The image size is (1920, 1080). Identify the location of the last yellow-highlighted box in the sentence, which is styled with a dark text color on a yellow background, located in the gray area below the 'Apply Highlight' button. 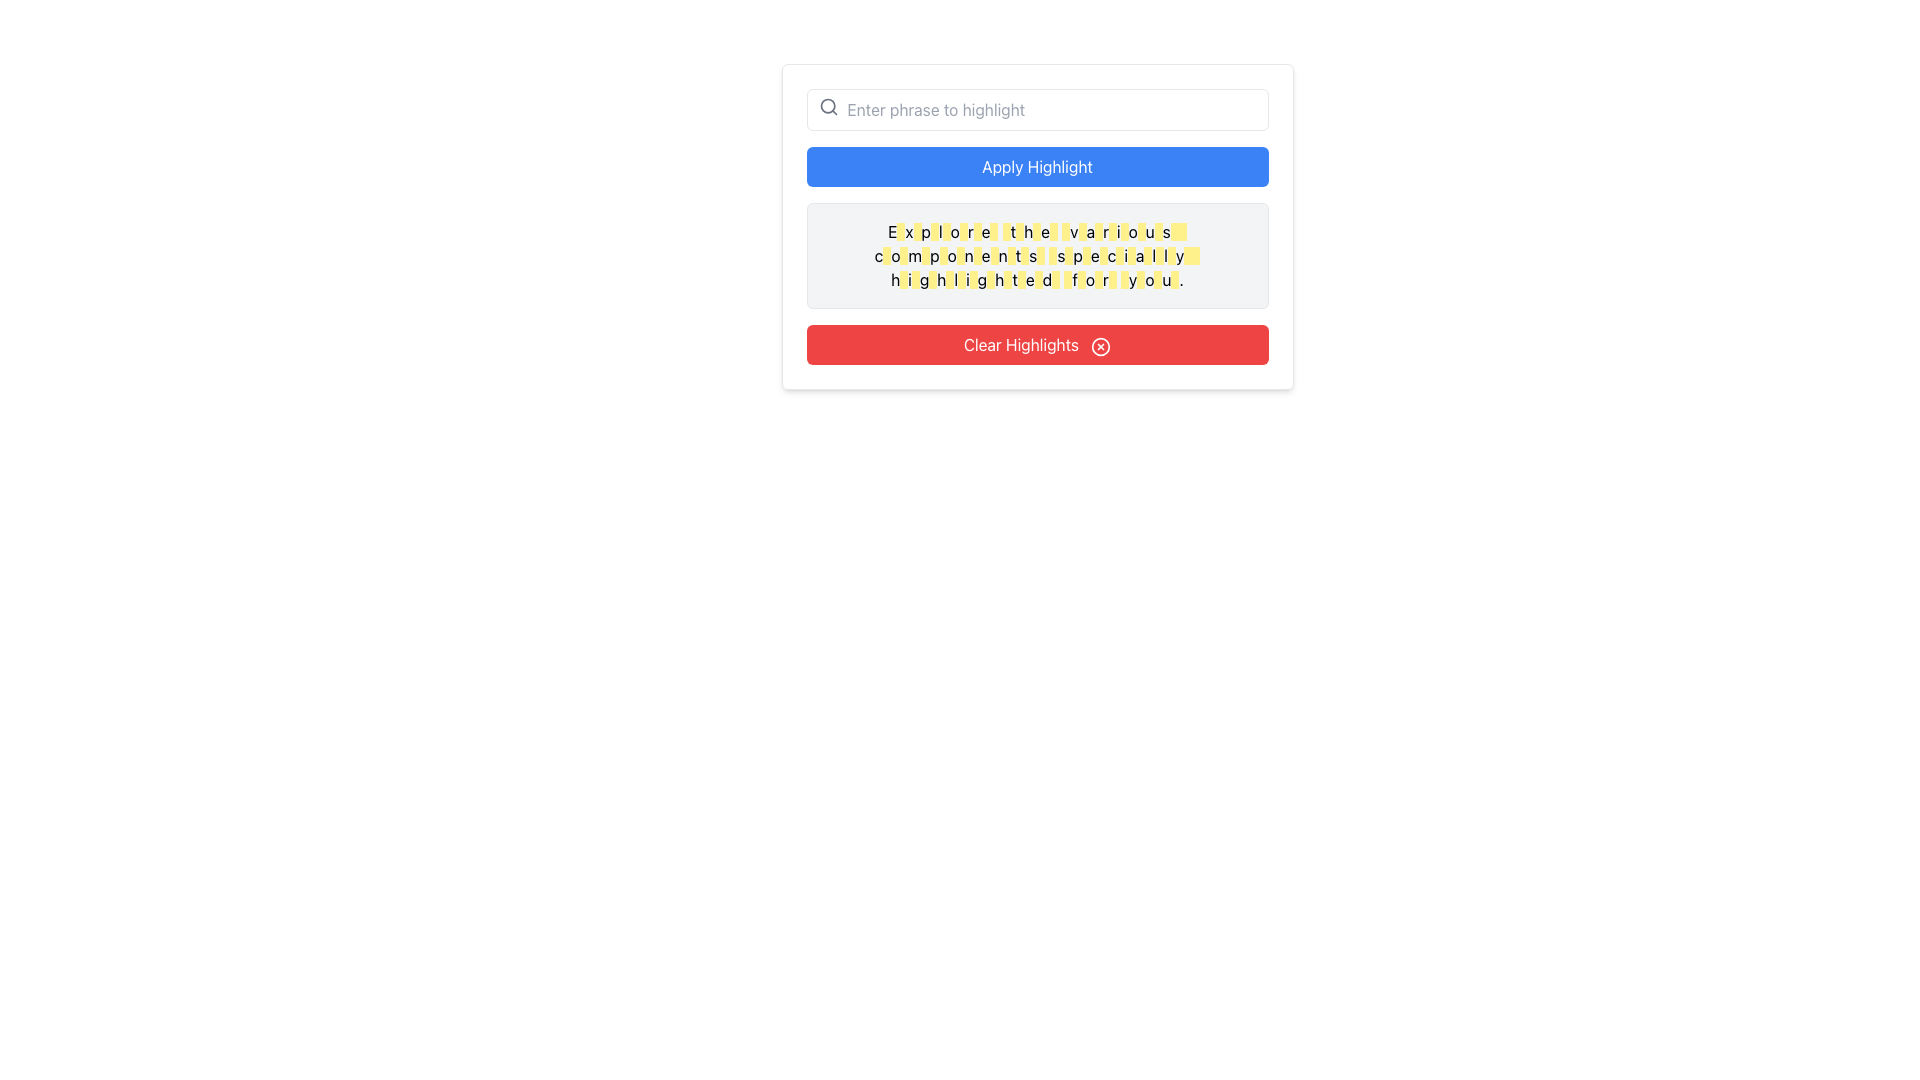
(1182, 230).